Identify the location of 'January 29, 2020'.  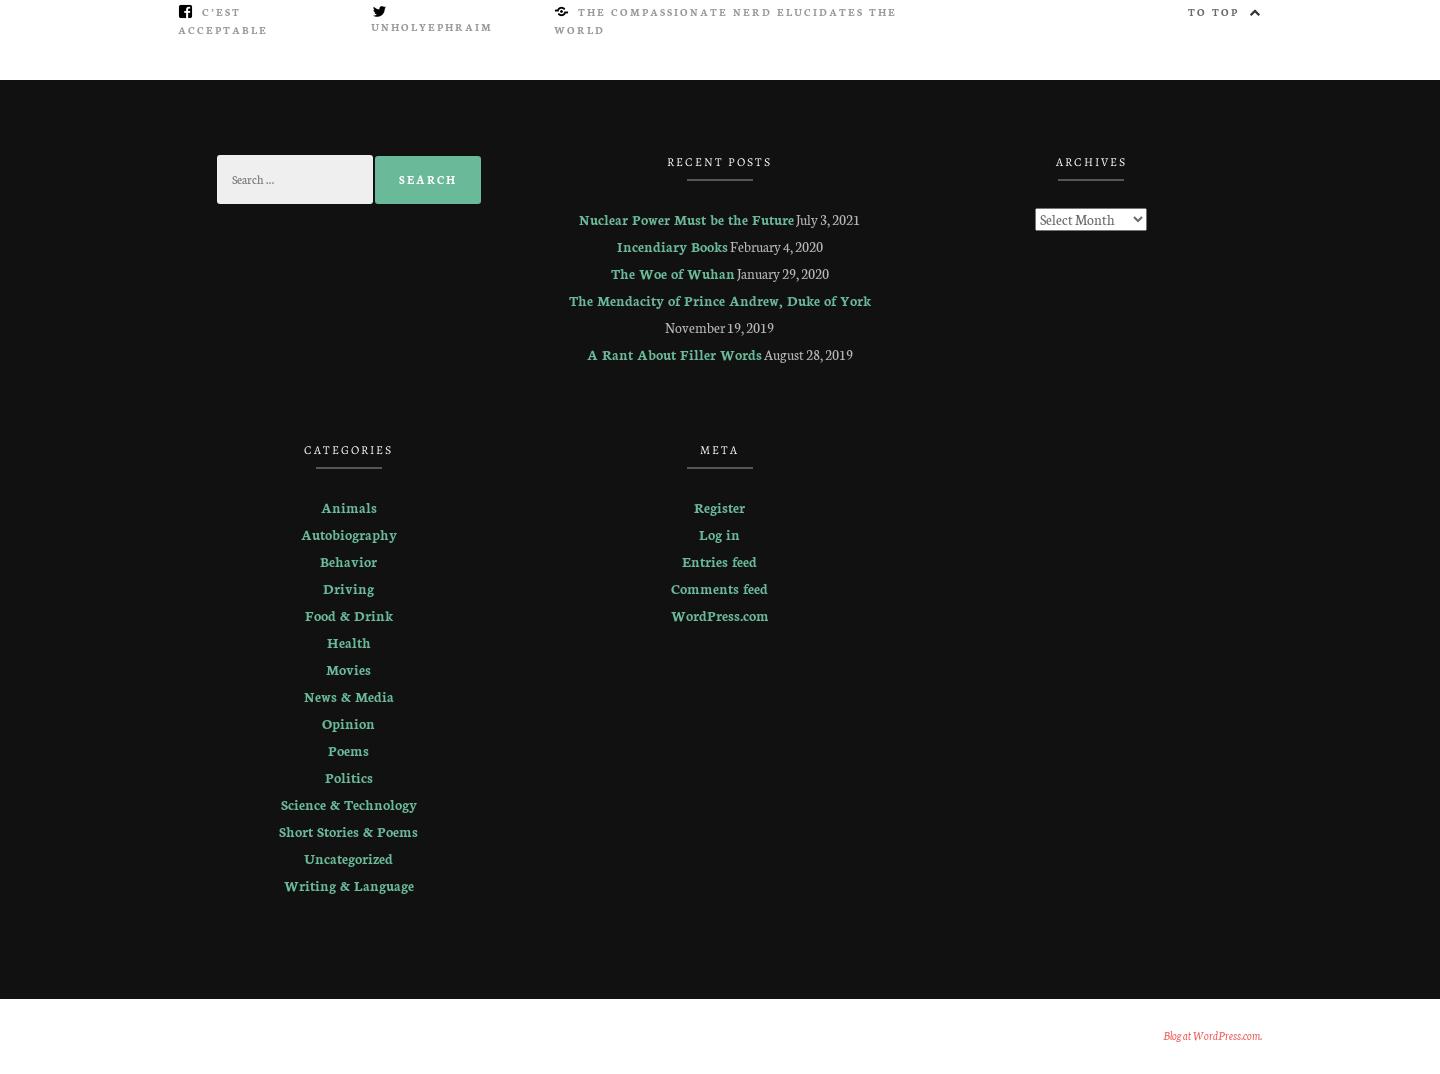
(782, 273).